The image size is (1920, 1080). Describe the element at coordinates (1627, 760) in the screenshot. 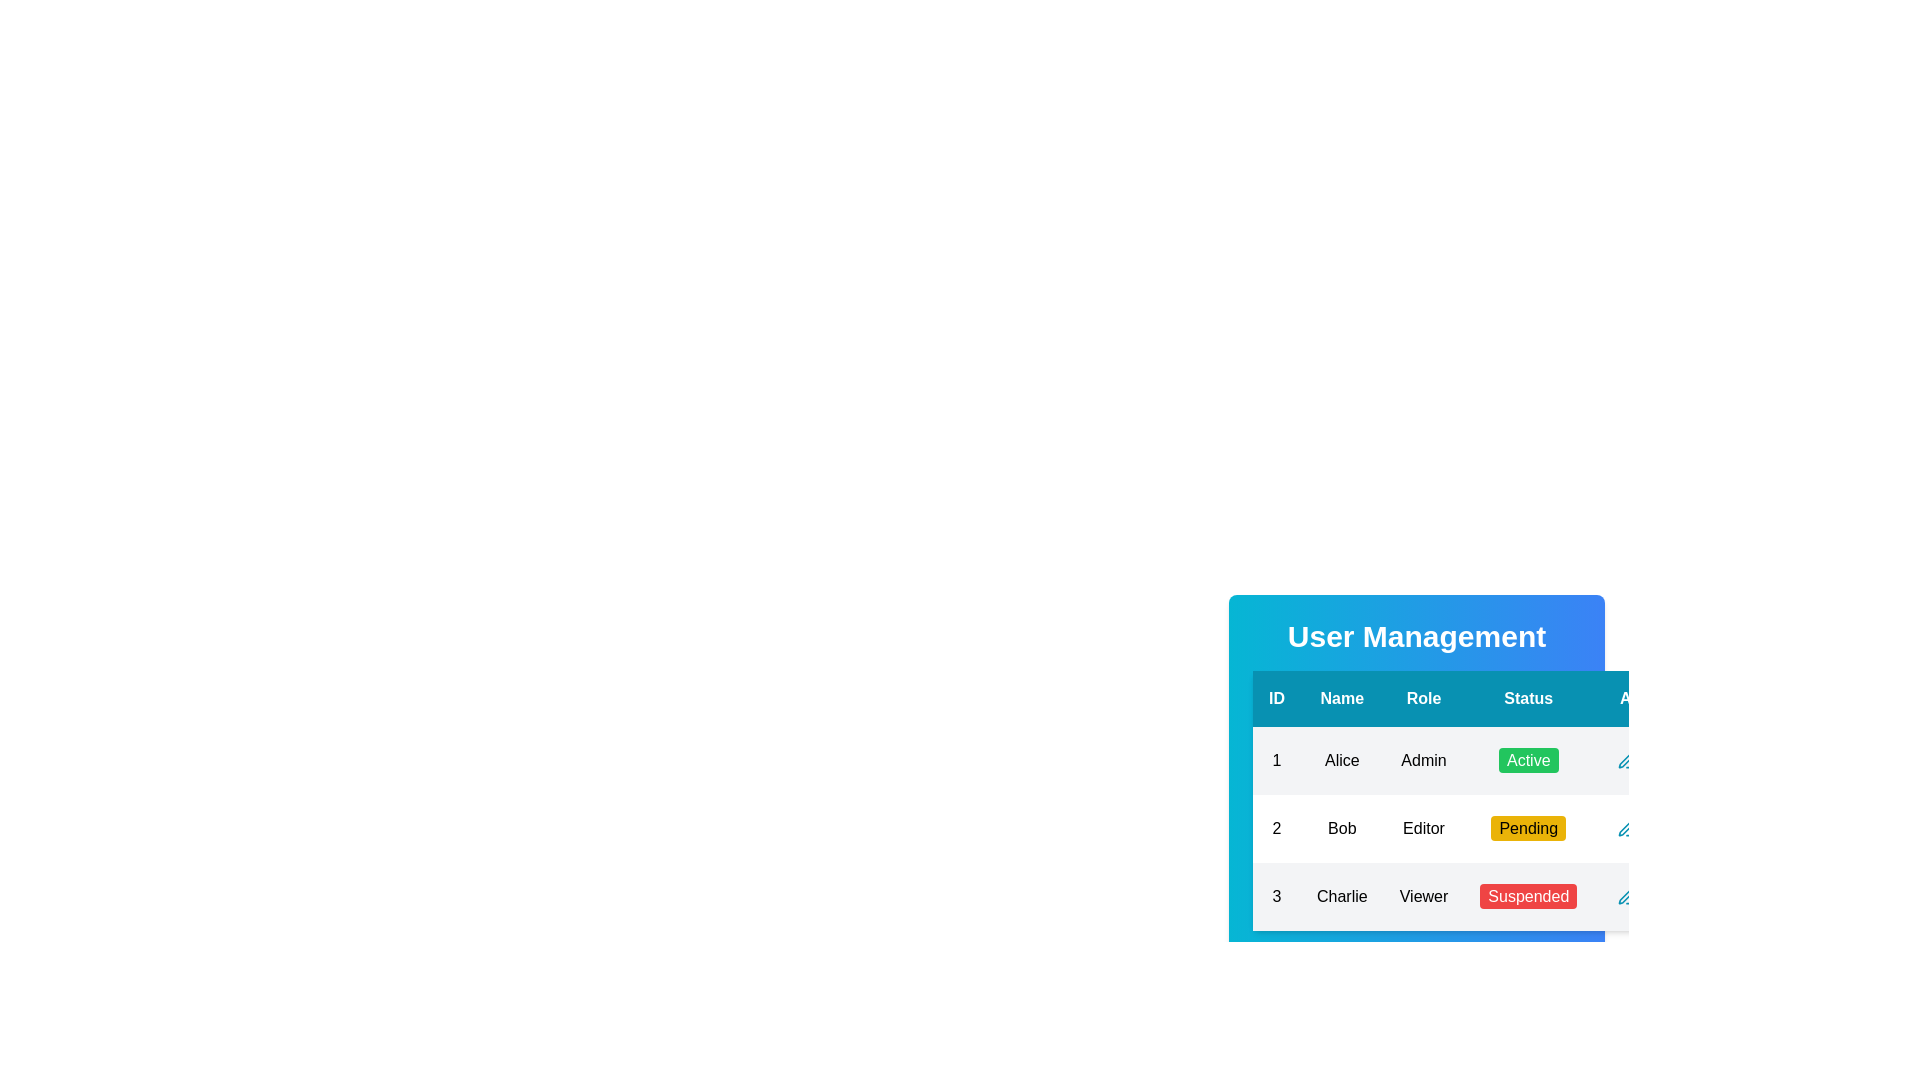

I see `the edit button in the 'Actions' column of the table for the user 'Alice' to initiate the edit action` at that location.